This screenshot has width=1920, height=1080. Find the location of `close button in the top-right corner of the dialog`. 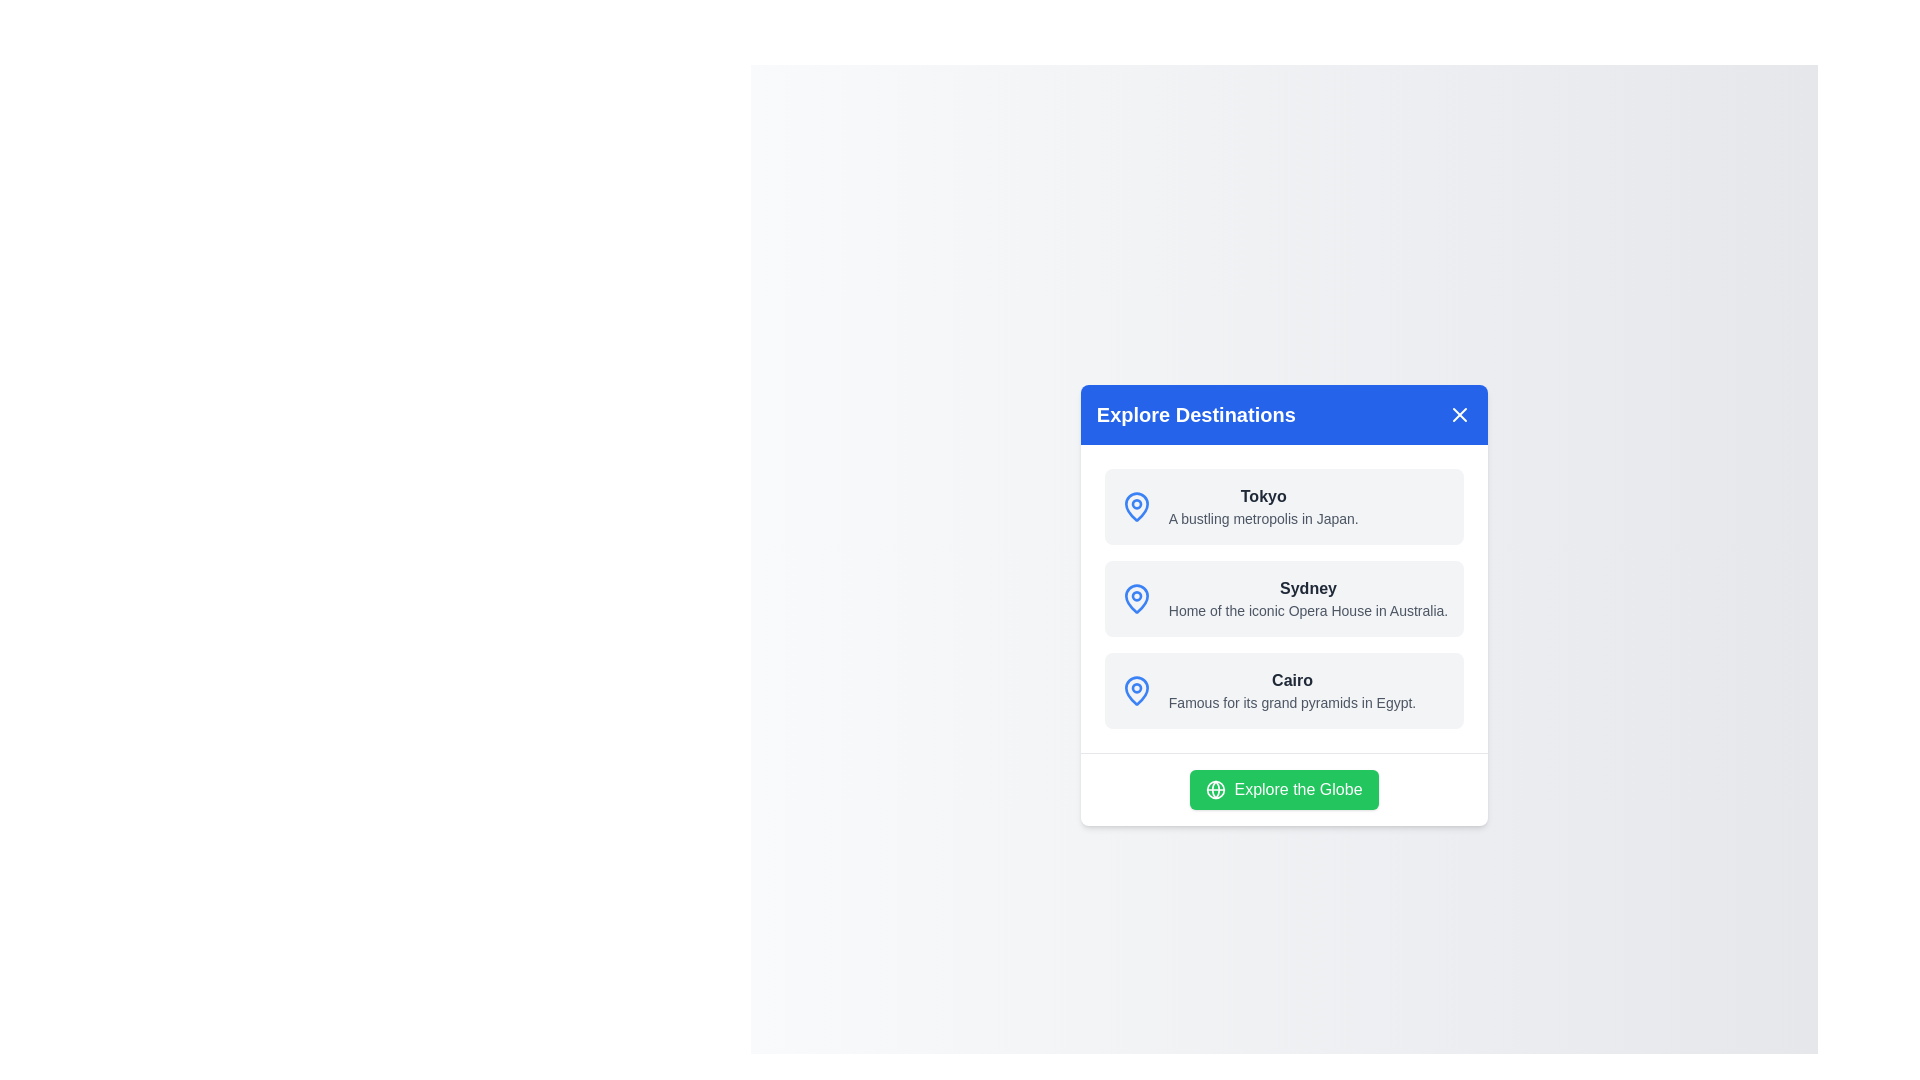

close button in the top-right corner of the dialog is located at coordinates (1459, 412).